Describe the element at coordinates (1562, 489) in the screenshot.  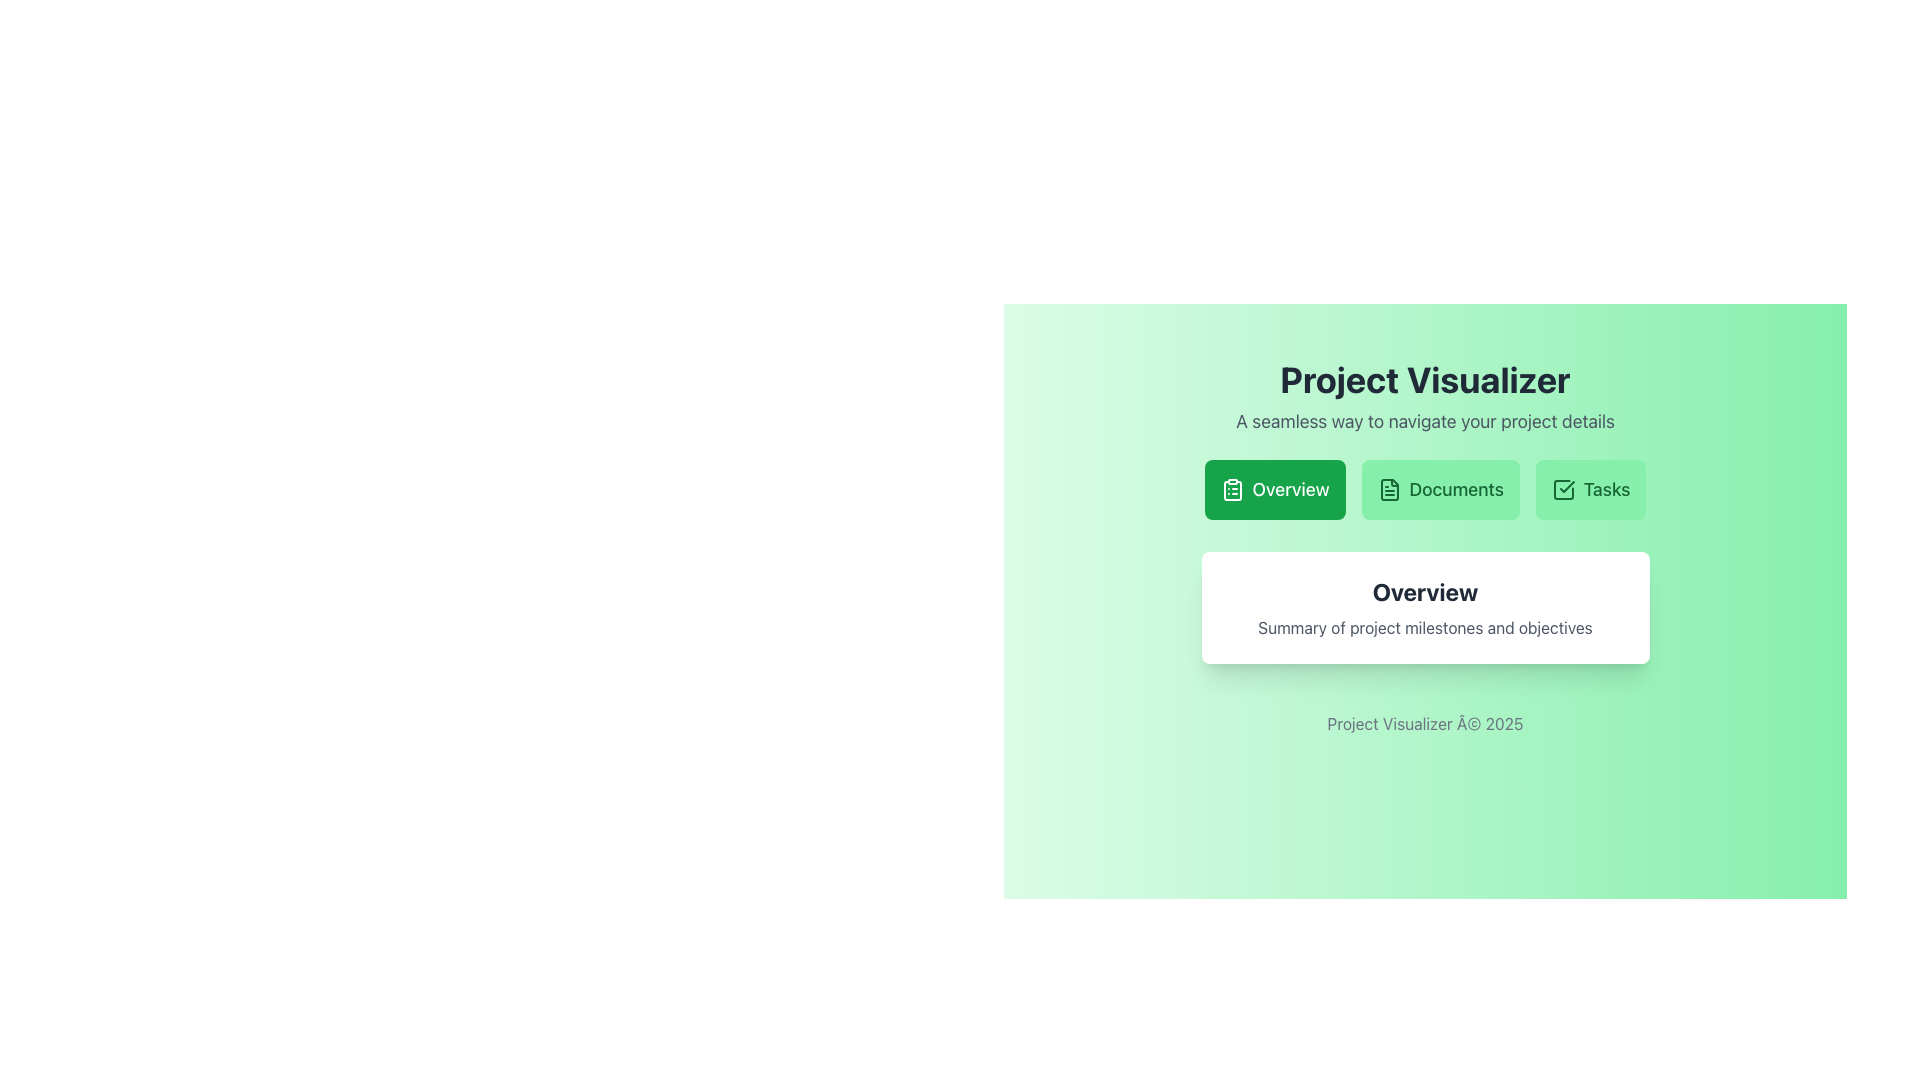
I see `the checkmark icon within the 'Tasks' button, which is the third navigation option from the left and has a green outline` at that location.